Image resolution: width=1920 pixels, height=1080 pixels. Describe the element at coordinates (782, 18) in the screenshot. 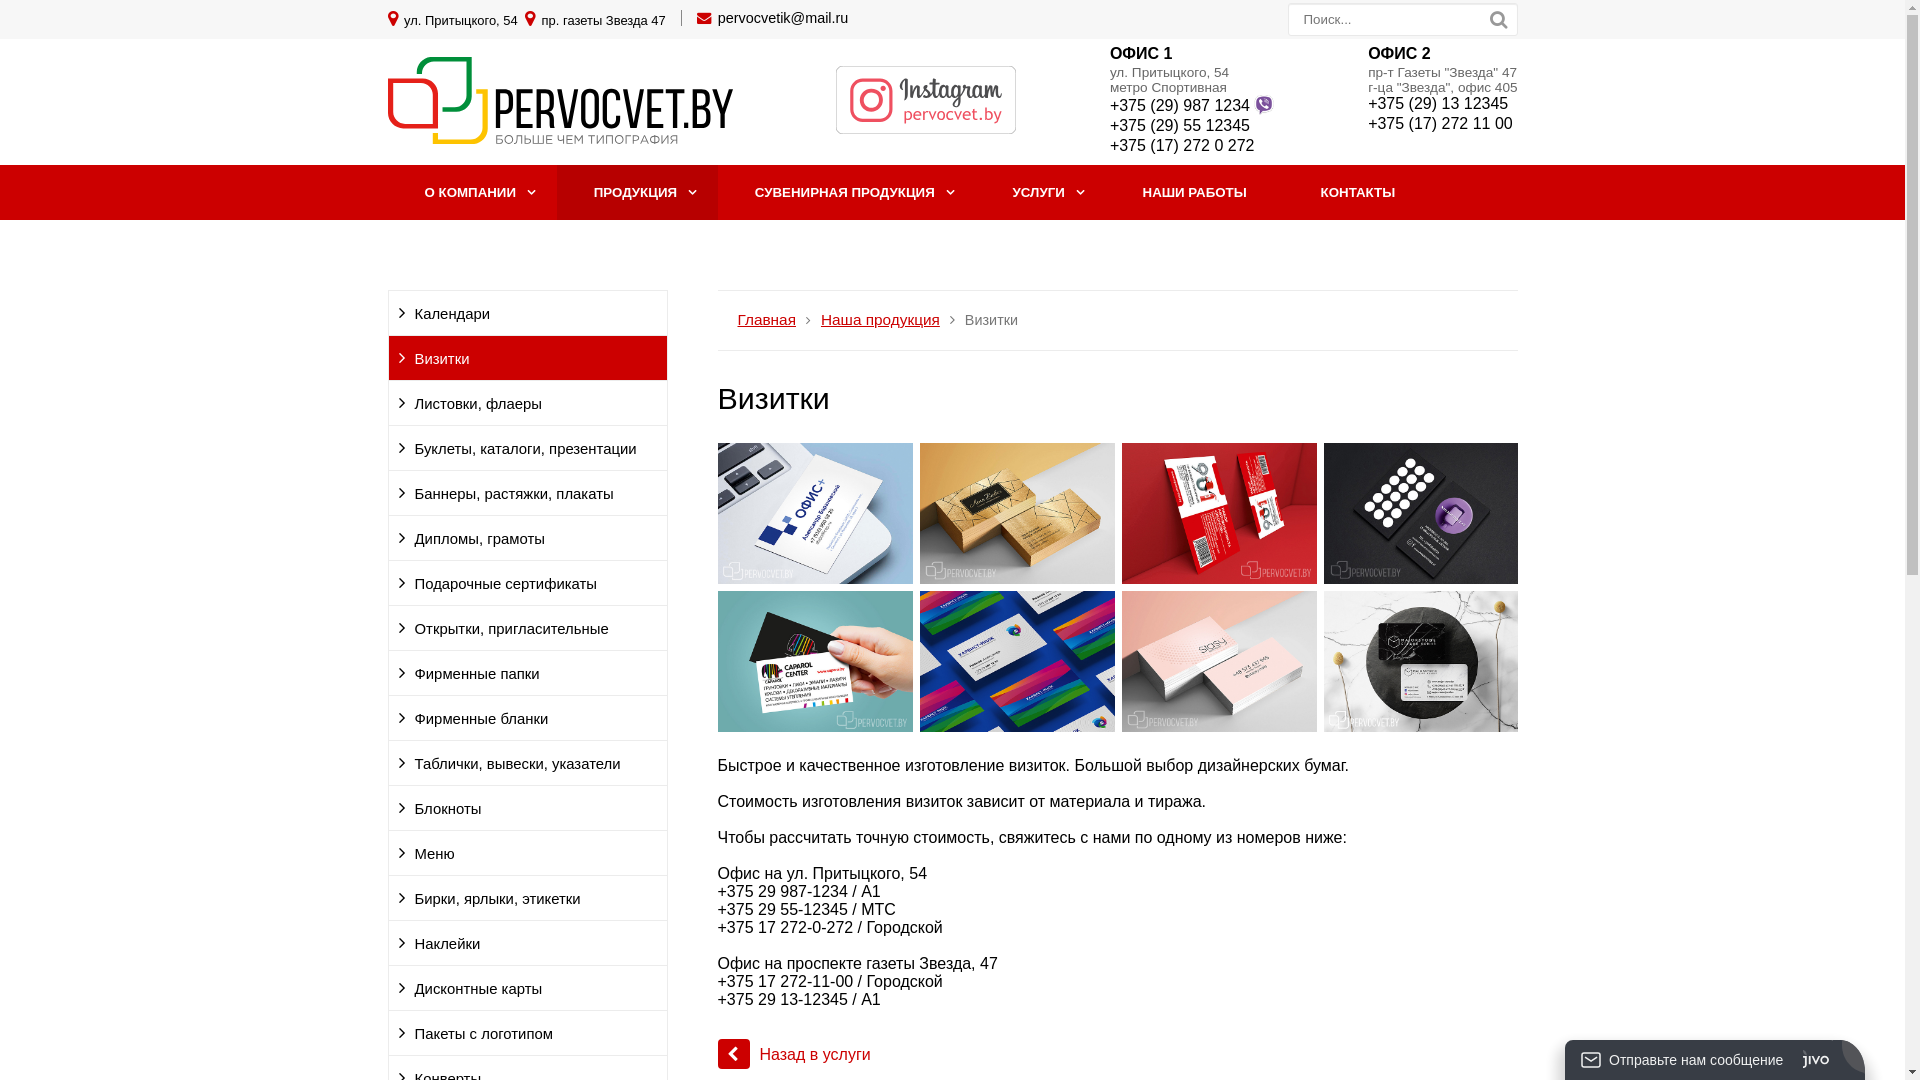

I see `'pervocvetik@mail.ru'` at that location.